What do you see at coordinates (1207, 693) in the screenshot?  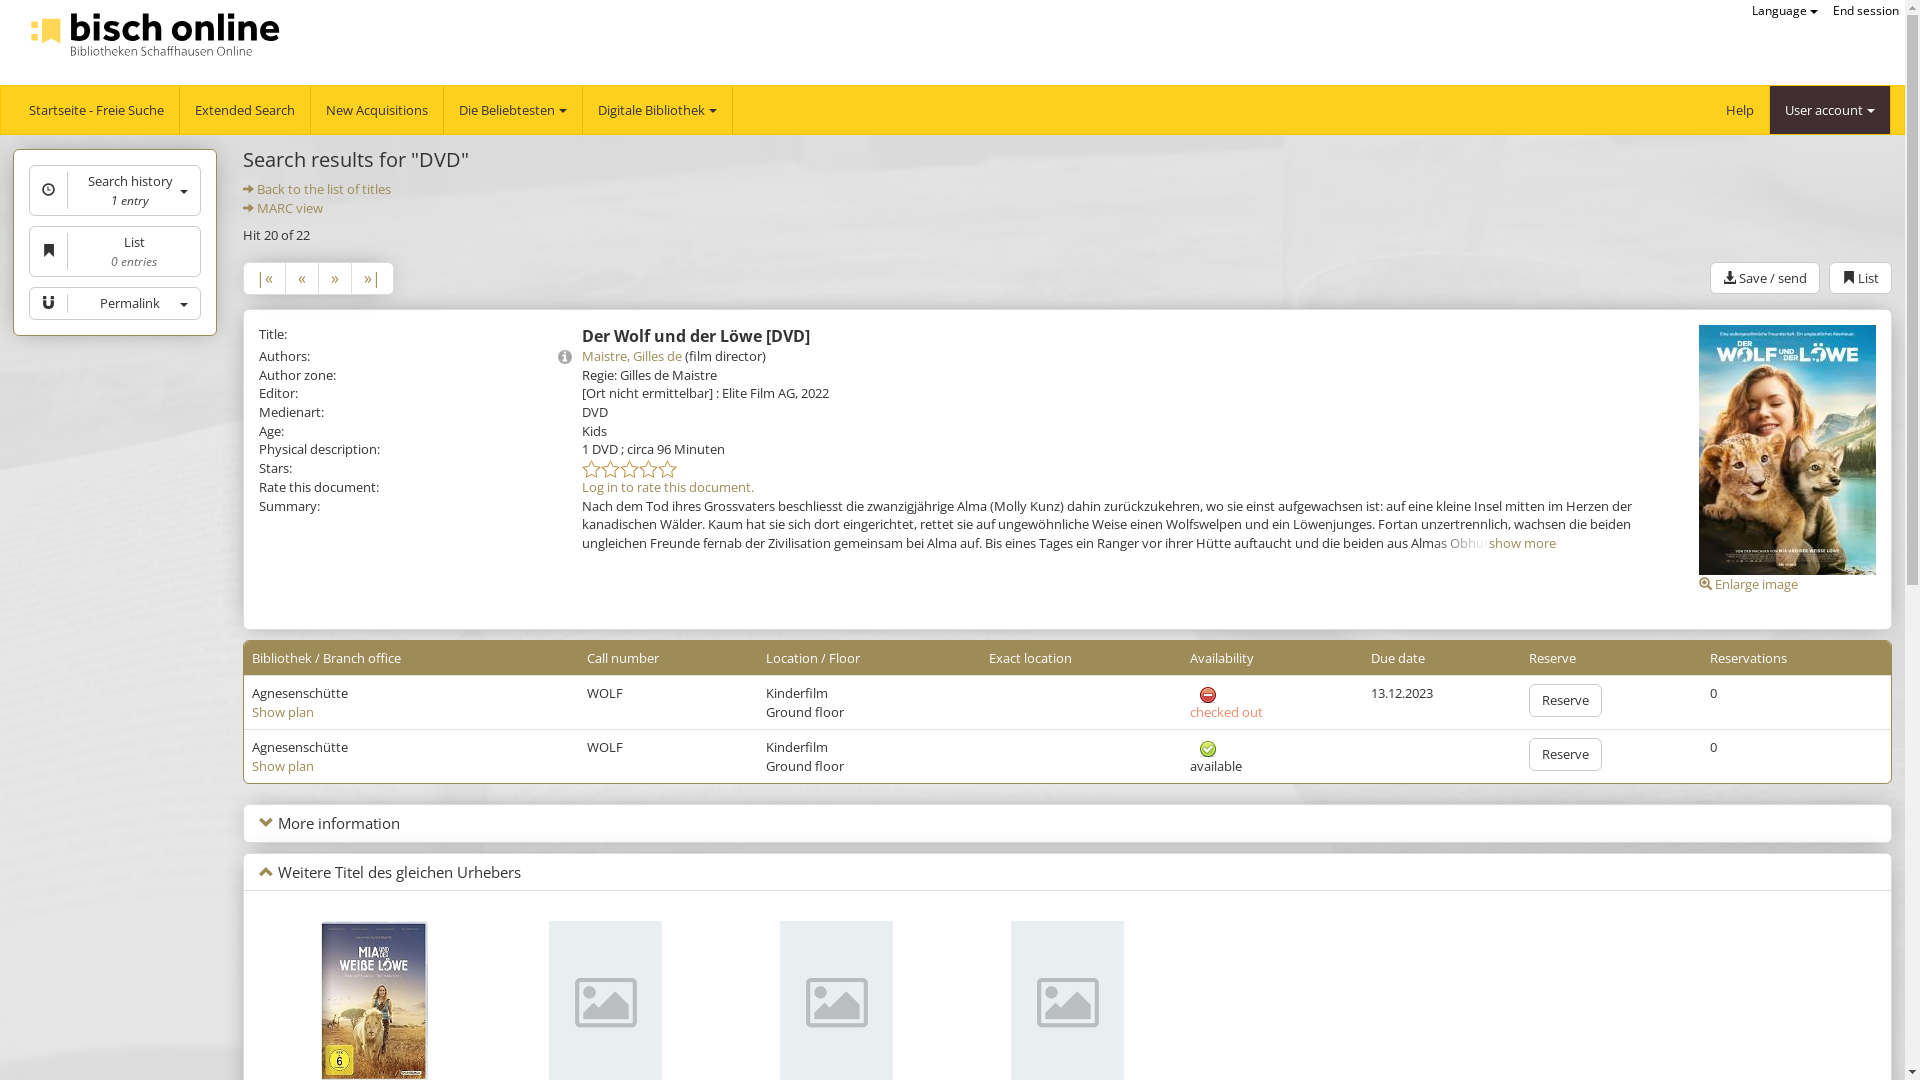 I see `'checked out'` at bounding box center [1207, 693].